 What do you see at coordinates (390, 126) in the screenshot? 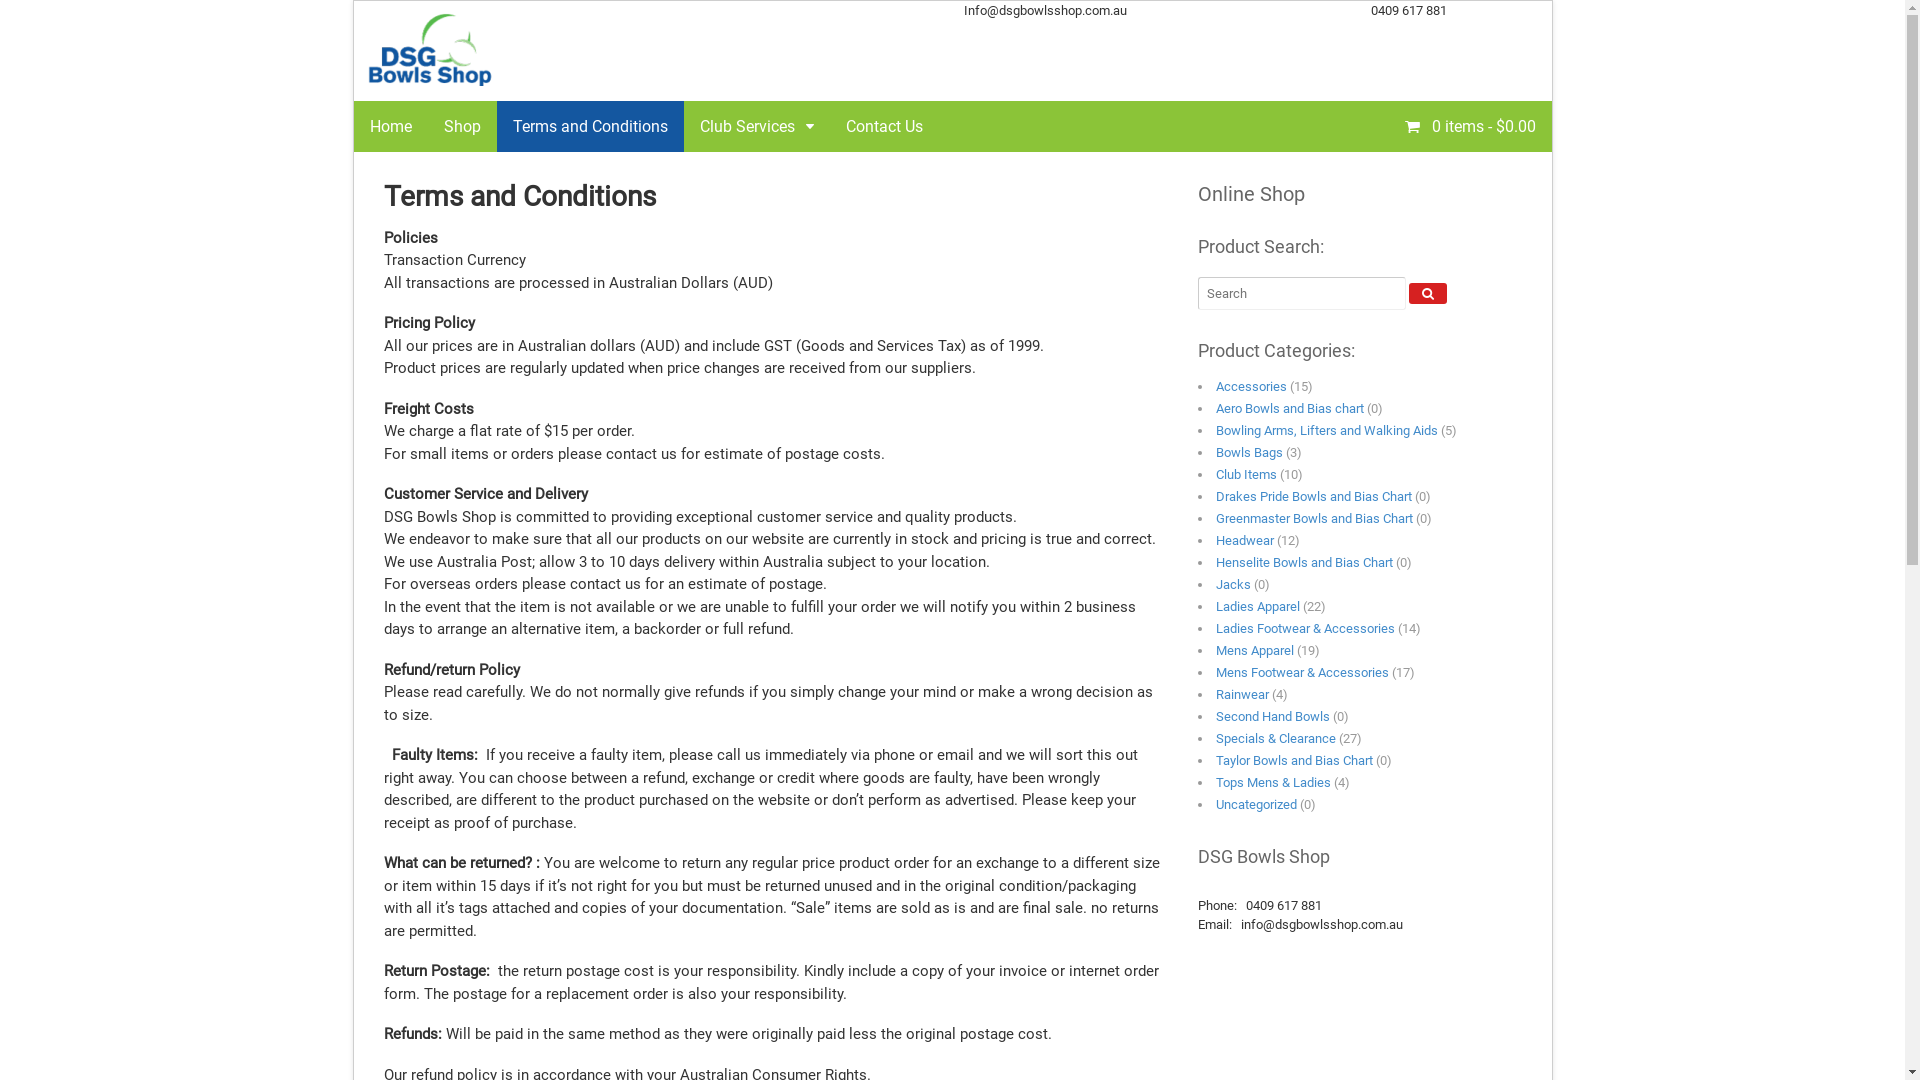
I see `'Home'` at bounding box center [390, 126].